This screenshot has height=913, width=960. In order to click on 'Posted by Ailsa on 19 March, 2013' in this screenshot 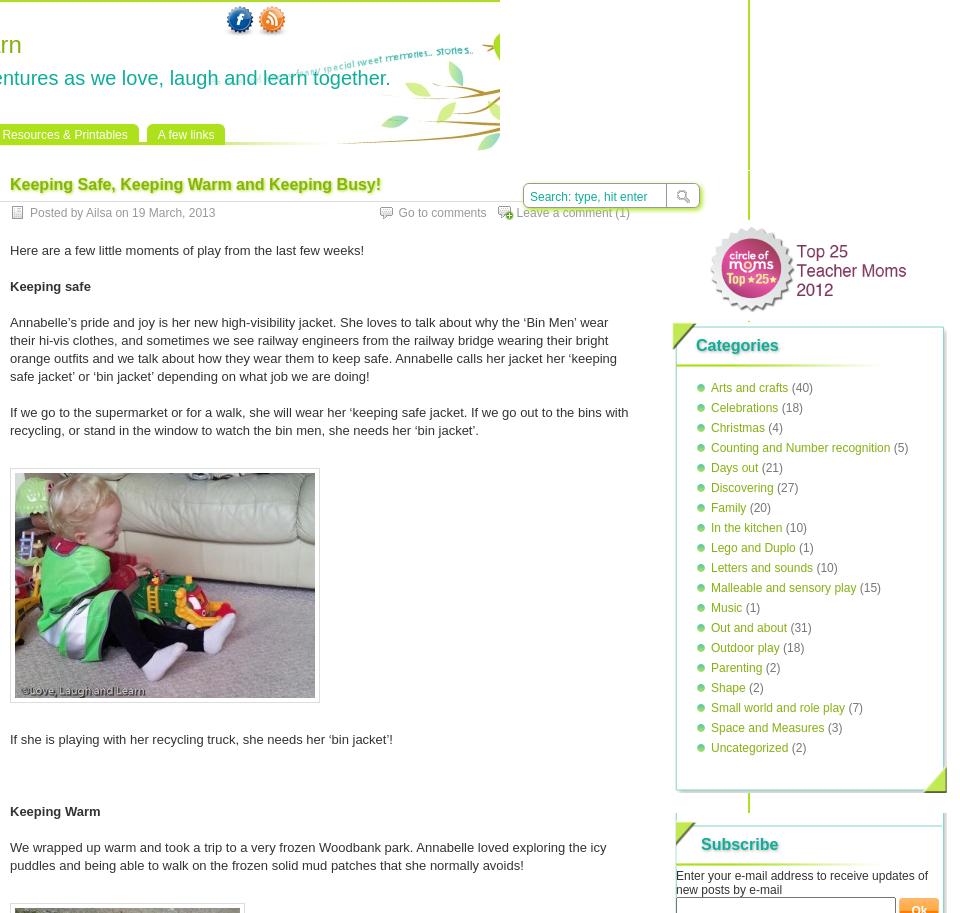, I will do `click(28, 212)`.